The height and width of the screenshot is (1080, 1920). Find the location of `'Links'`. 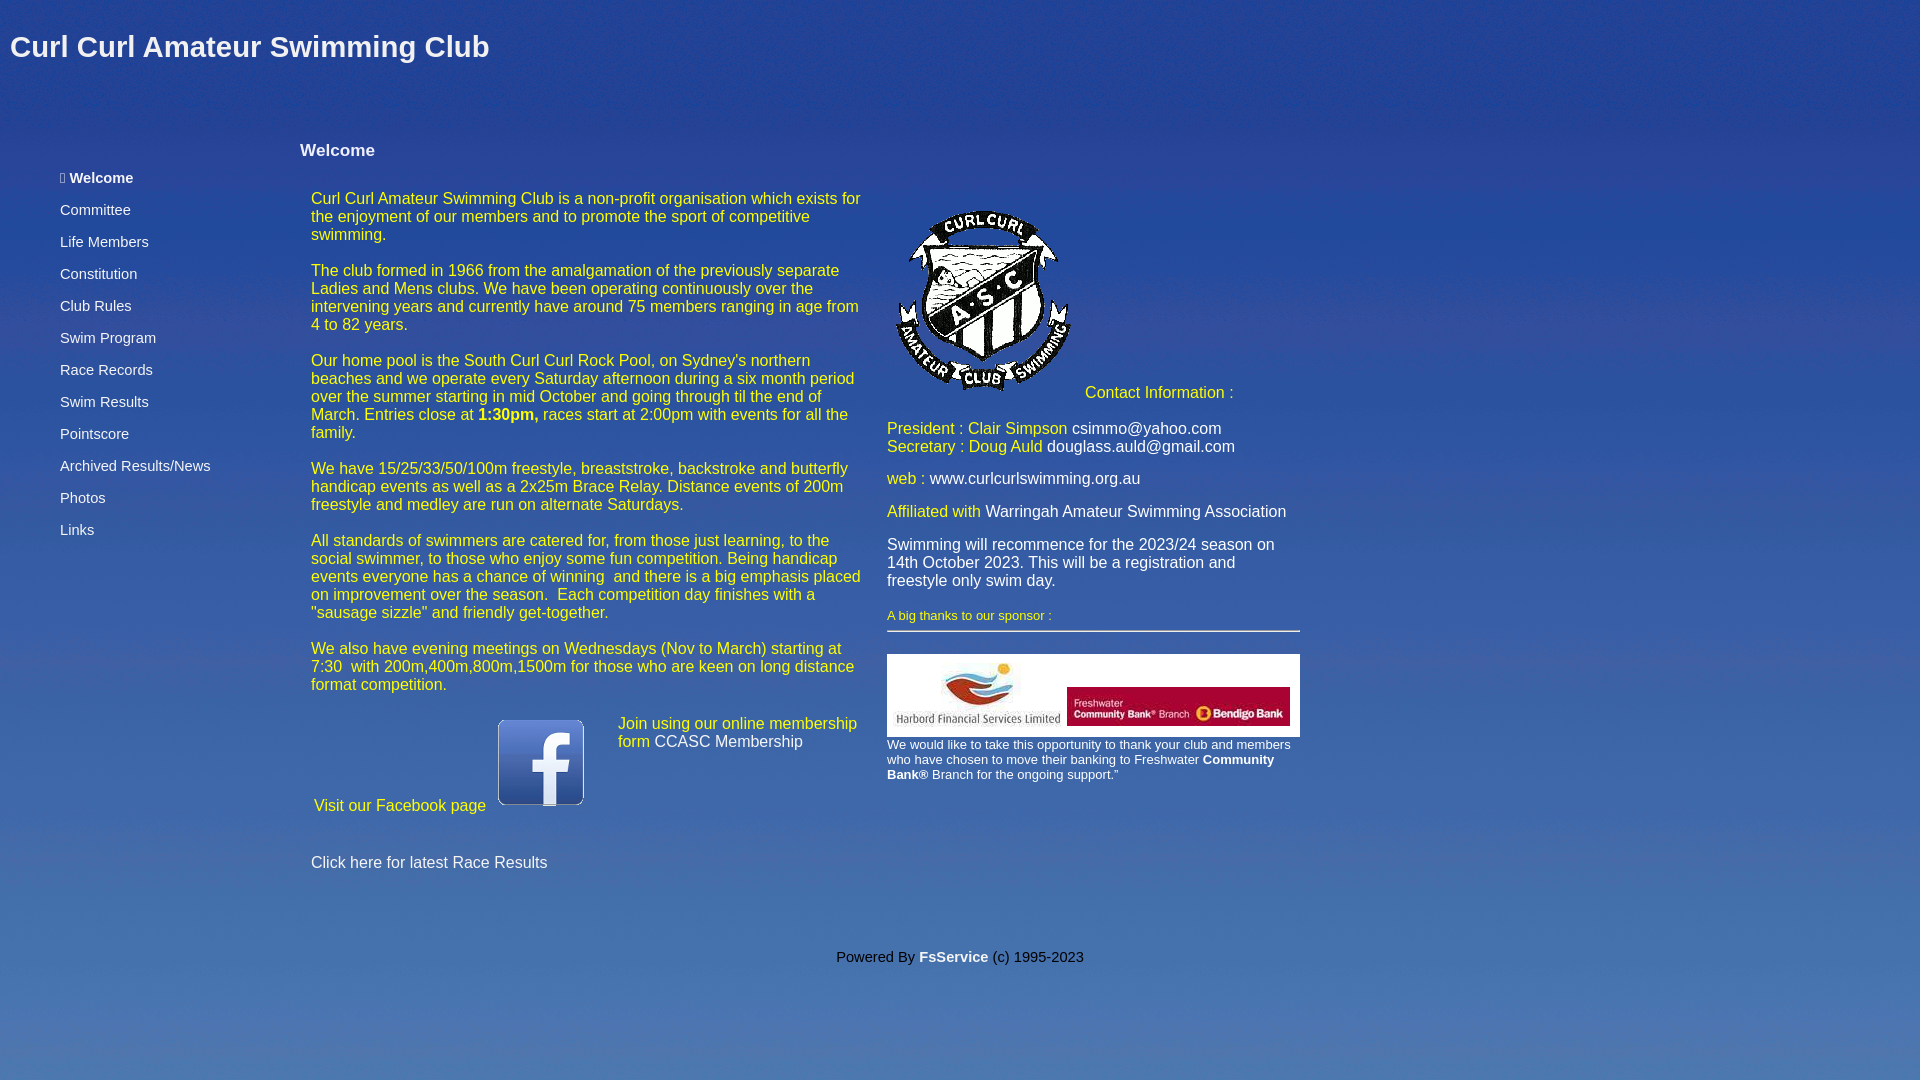

'Links' is located at coordinates (76, 528).